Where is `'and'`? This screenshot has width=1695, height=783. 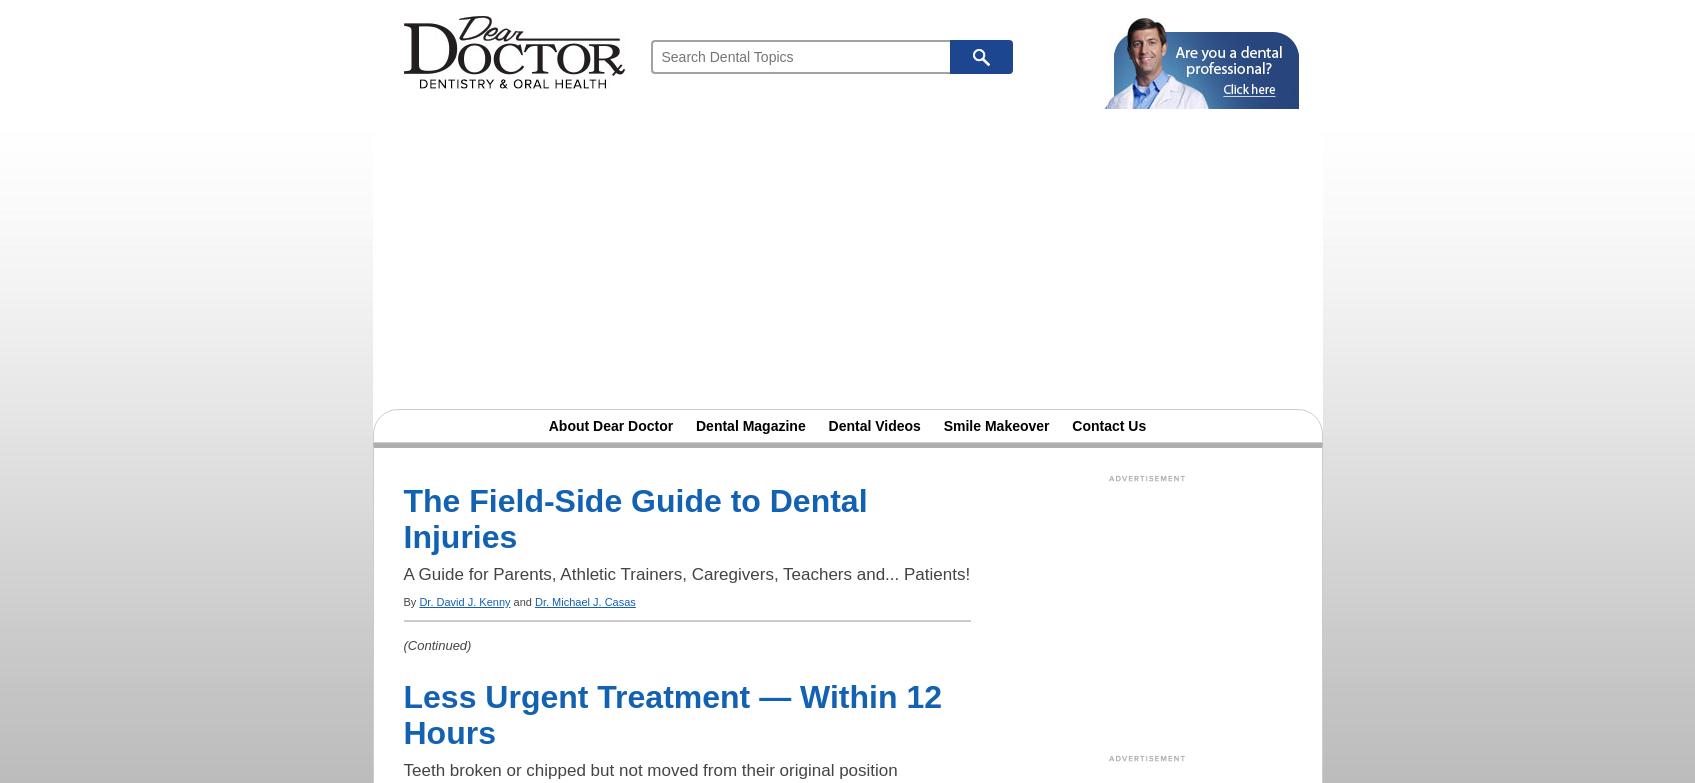
'and' is located at coordinates (509, 600).